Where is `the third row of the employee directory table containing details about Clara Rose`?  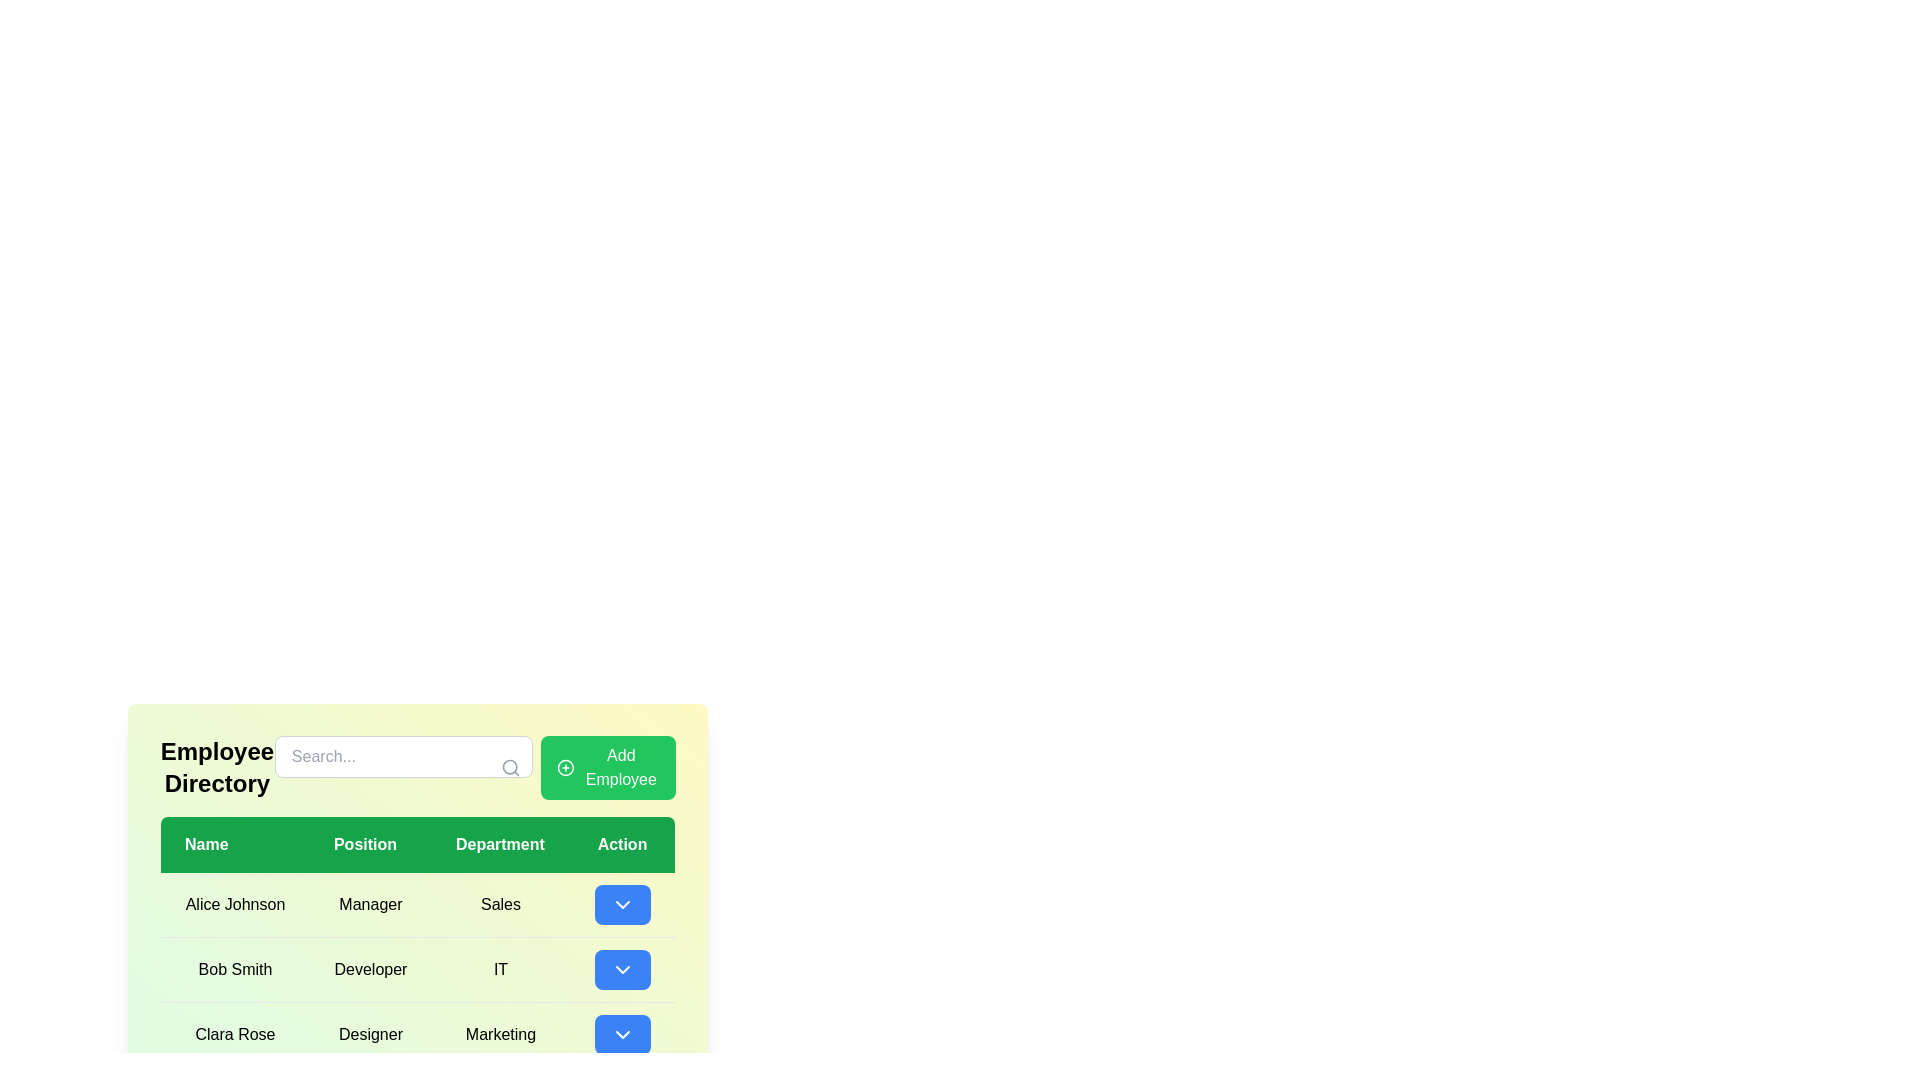 the third row of the employee directory table containing details about Clara Rose is located at coordinates (416, 1034).